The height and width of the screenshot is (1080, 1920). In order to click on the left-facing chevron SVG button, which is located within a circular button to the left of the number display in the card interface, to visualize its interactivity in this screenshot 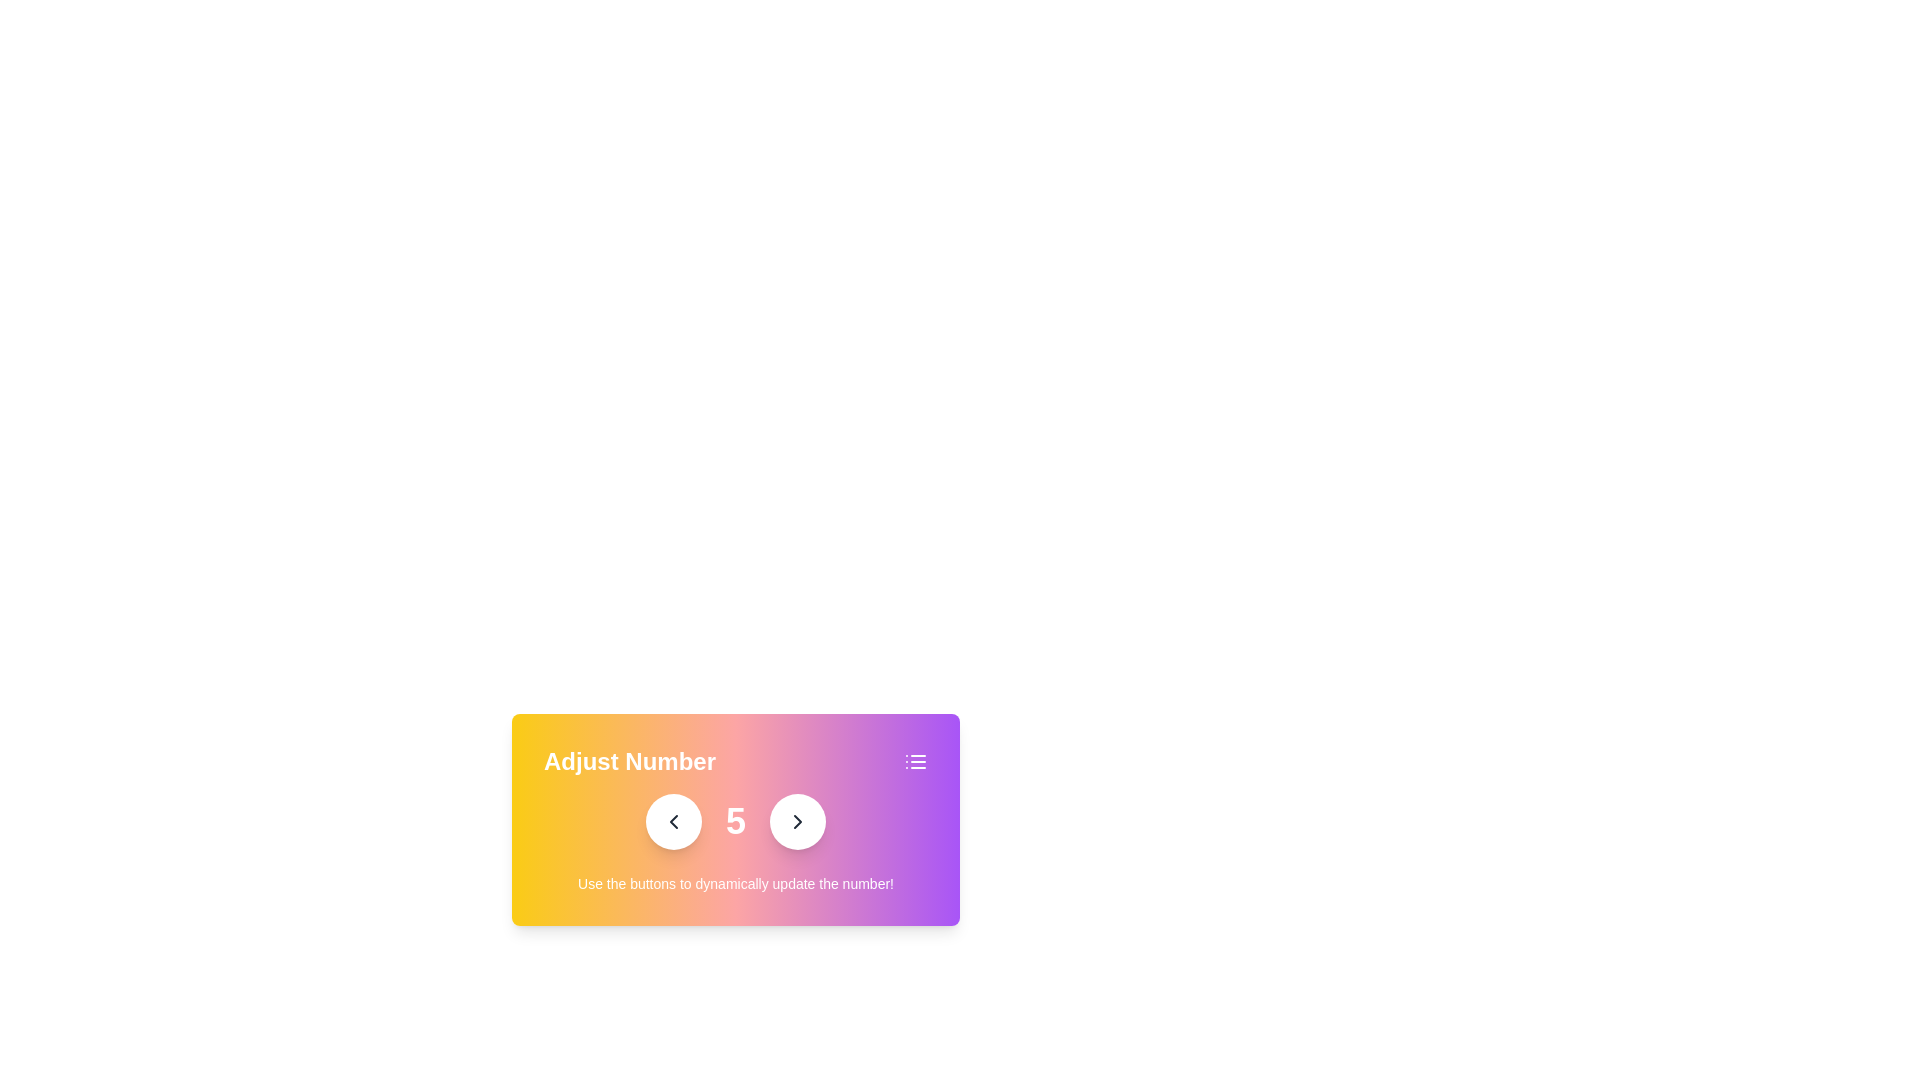, I will do `click(673, 821)`.